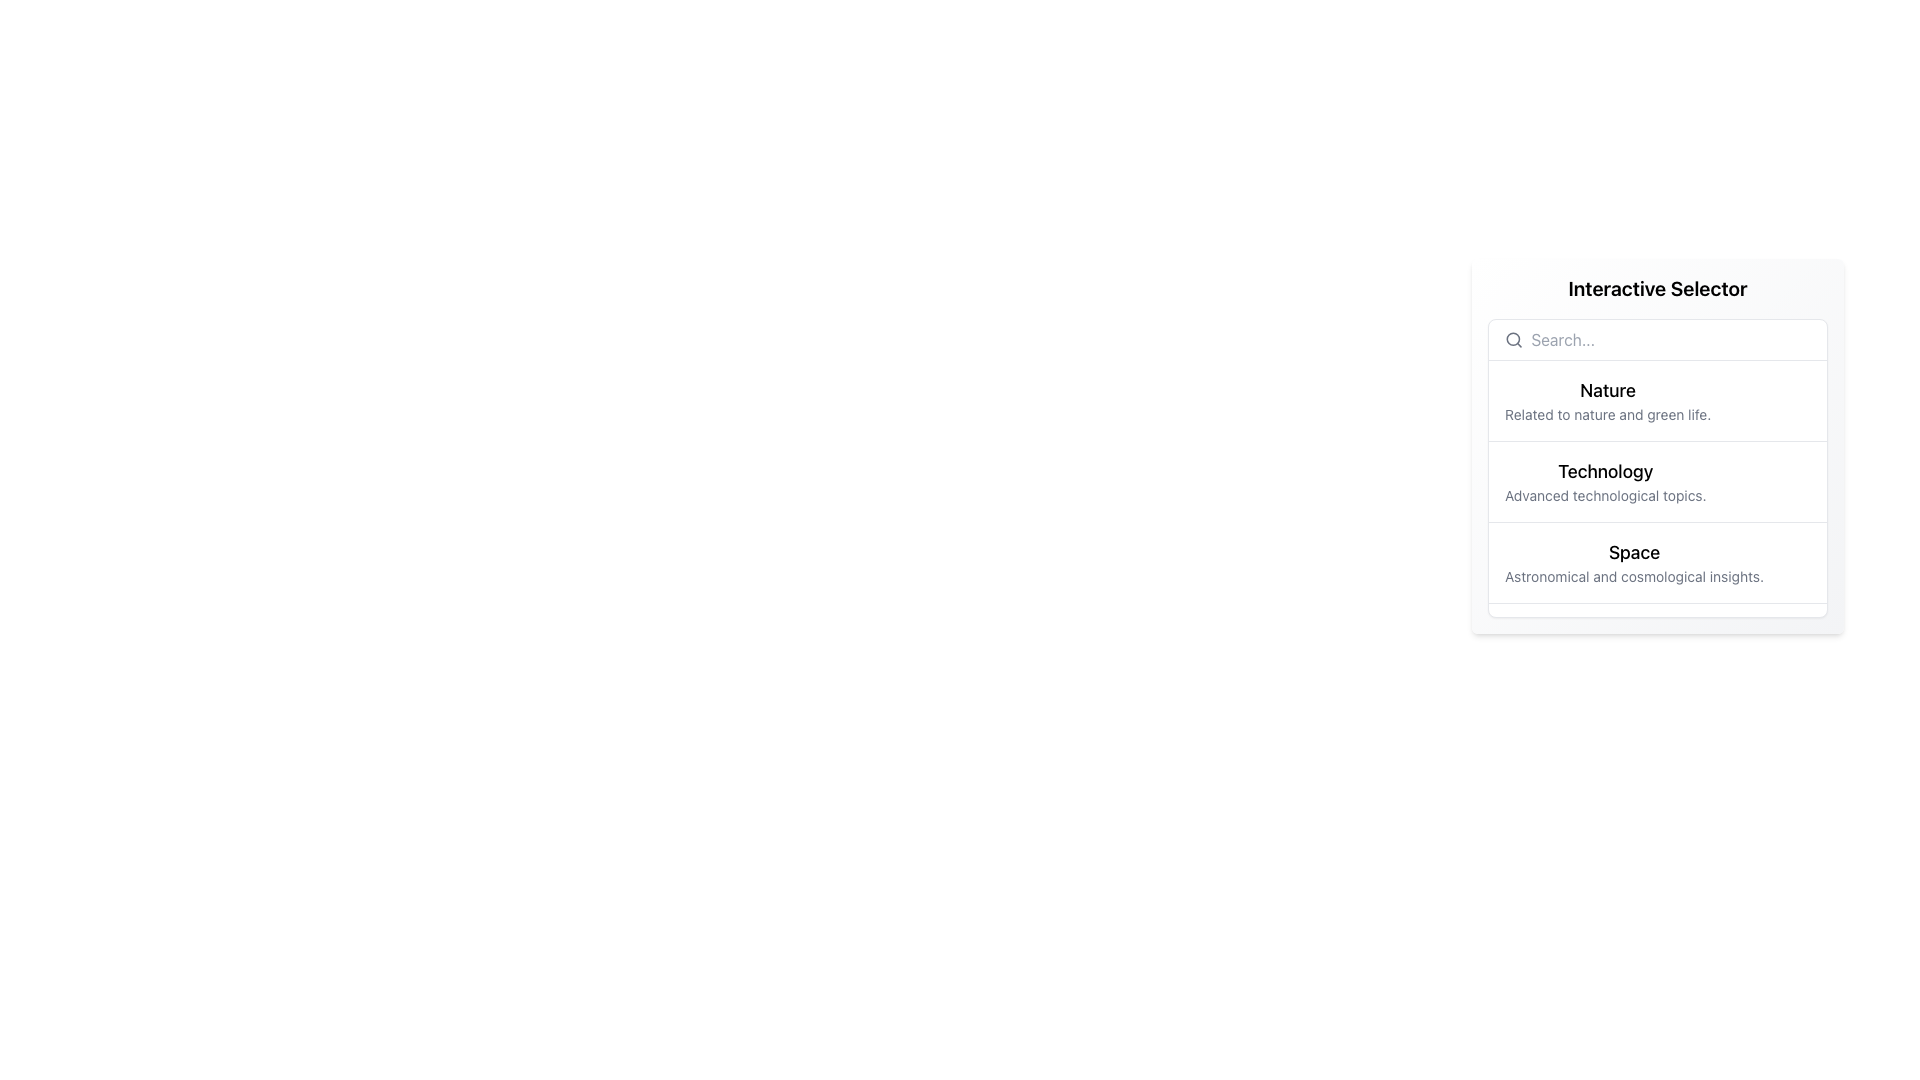 The image size is (1920, 1080). Describe the element at coordinates (1657, 445) in the screenshot. I see `the 'Technology' entry in the interactive list` at that location.